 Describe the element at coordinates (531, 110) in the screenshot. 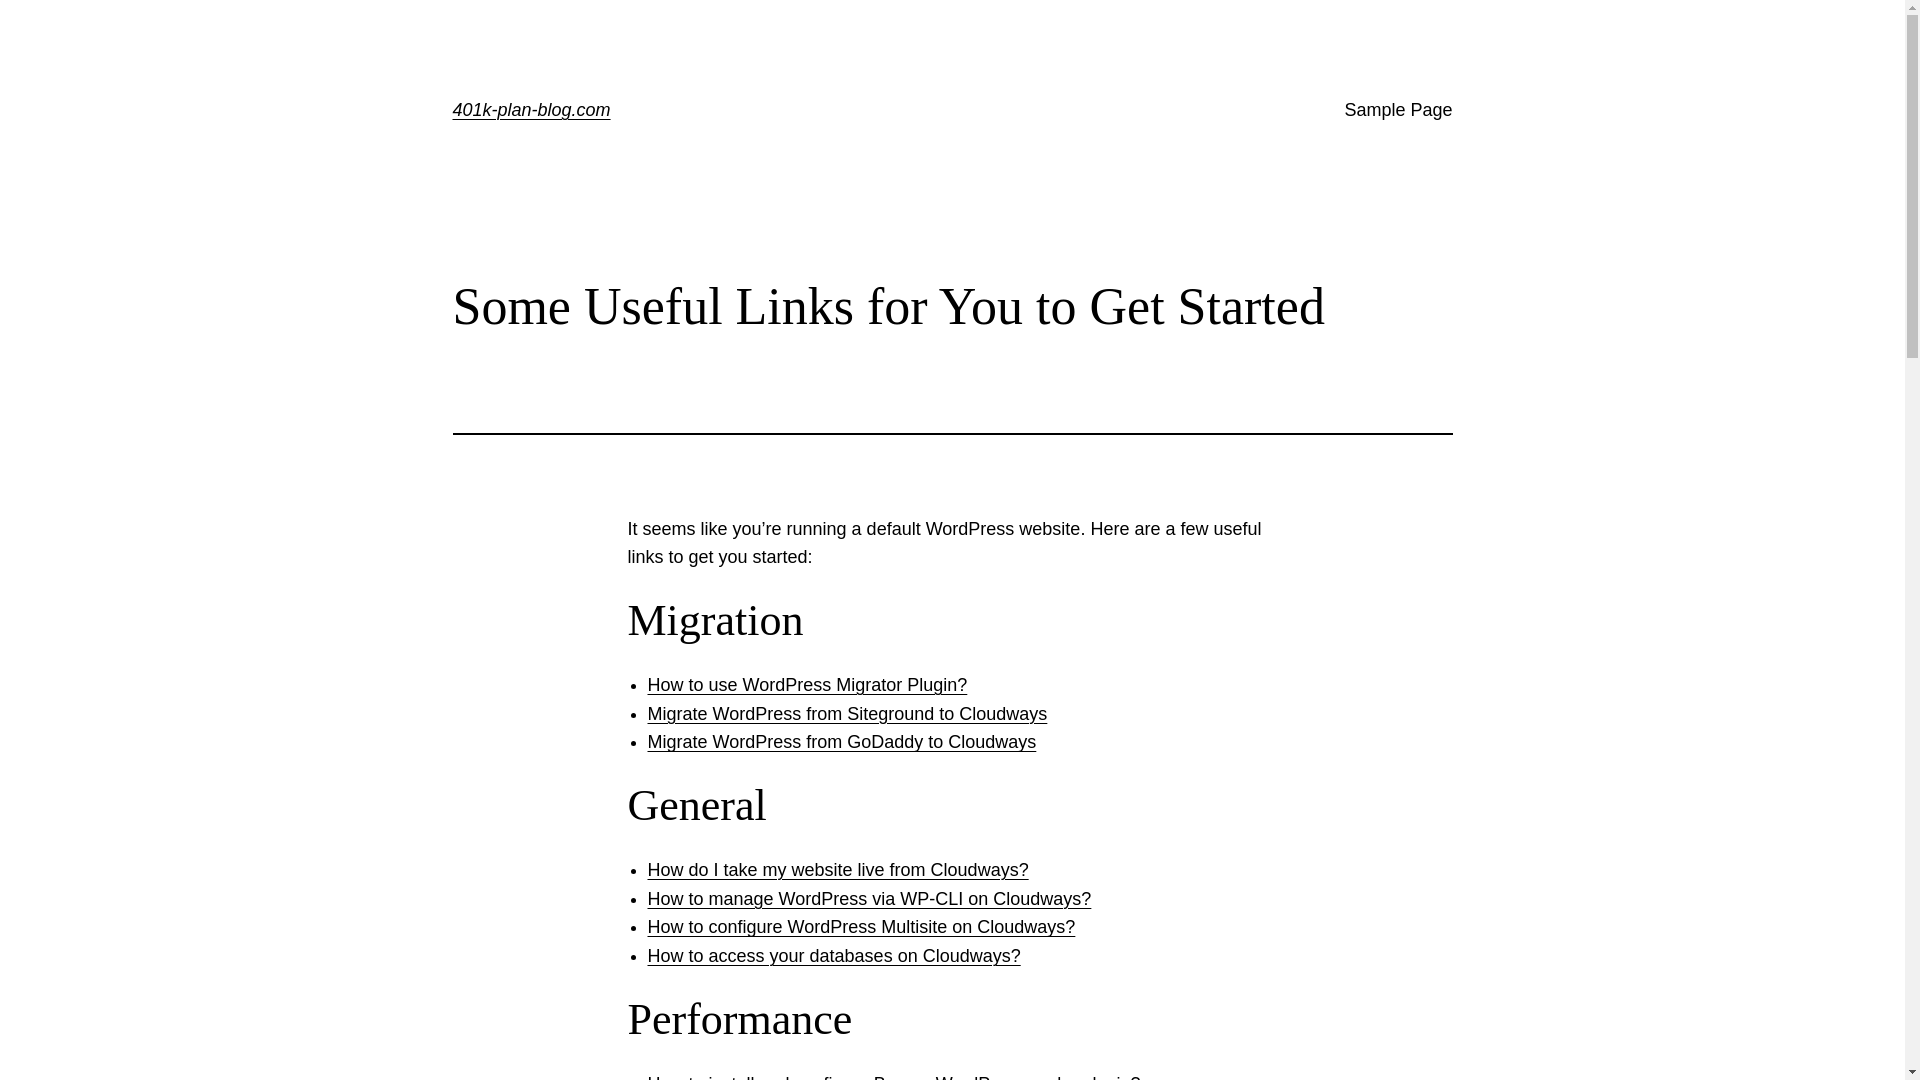

I see `'401k-plan-blog.com'` at that location.